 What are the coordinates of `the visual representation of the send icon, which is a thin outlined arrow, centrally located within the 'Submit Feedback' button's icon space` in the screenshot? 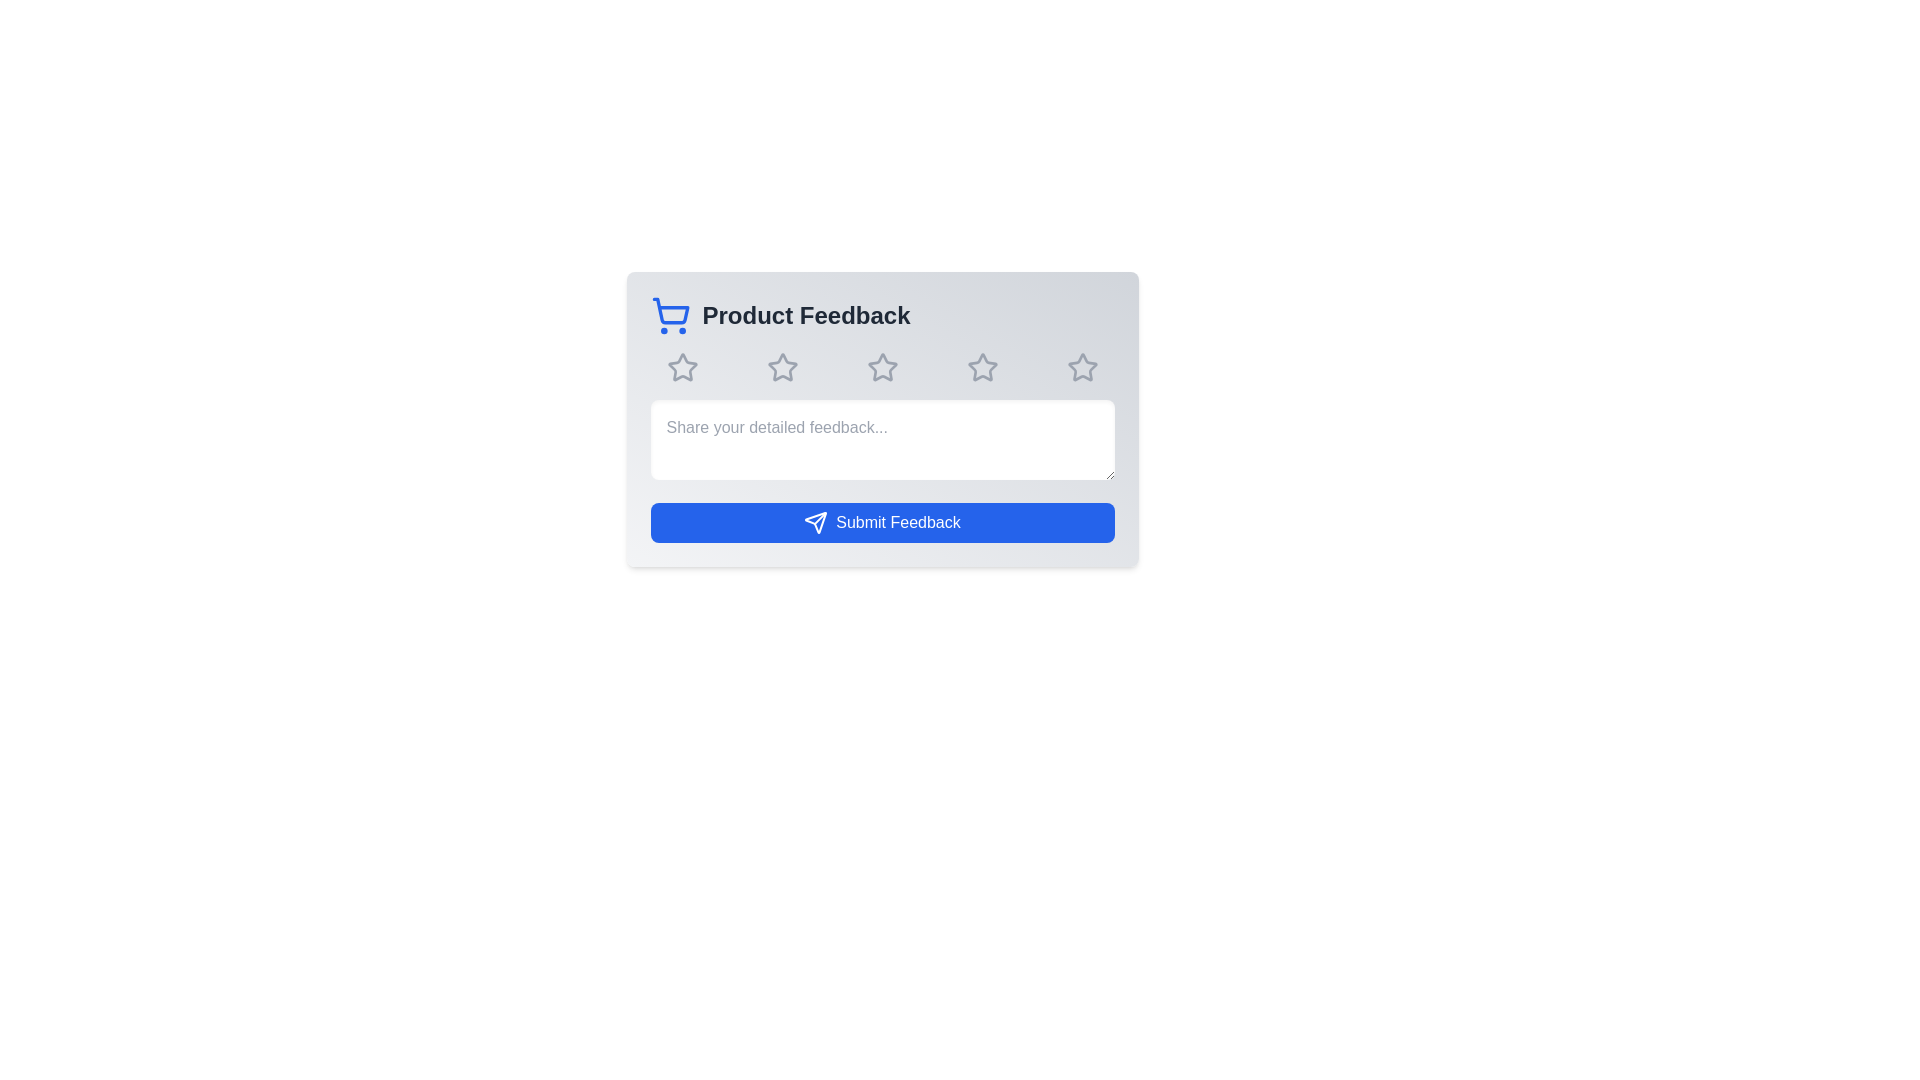 It's located at (816, 522).